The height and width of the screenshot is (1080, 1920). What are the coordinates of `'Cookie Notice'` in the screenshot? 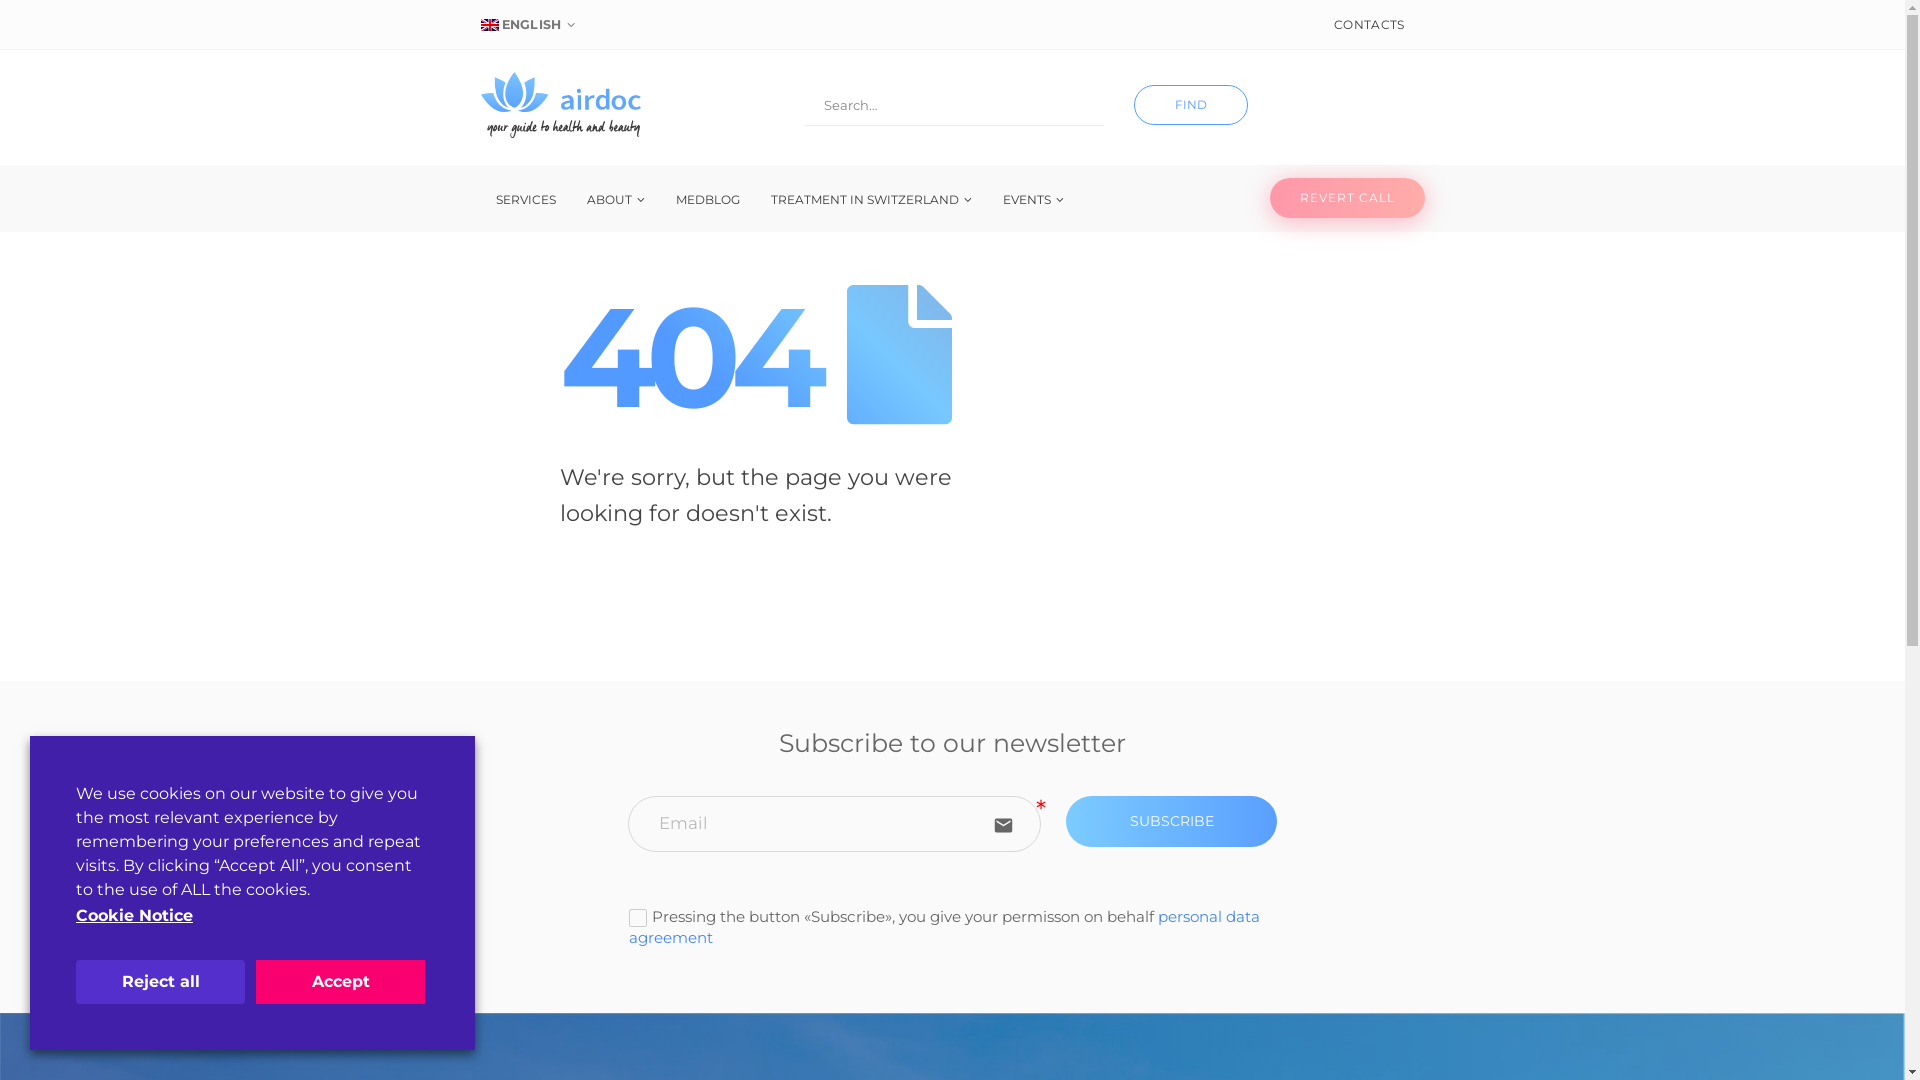 It's located at (76, 915).